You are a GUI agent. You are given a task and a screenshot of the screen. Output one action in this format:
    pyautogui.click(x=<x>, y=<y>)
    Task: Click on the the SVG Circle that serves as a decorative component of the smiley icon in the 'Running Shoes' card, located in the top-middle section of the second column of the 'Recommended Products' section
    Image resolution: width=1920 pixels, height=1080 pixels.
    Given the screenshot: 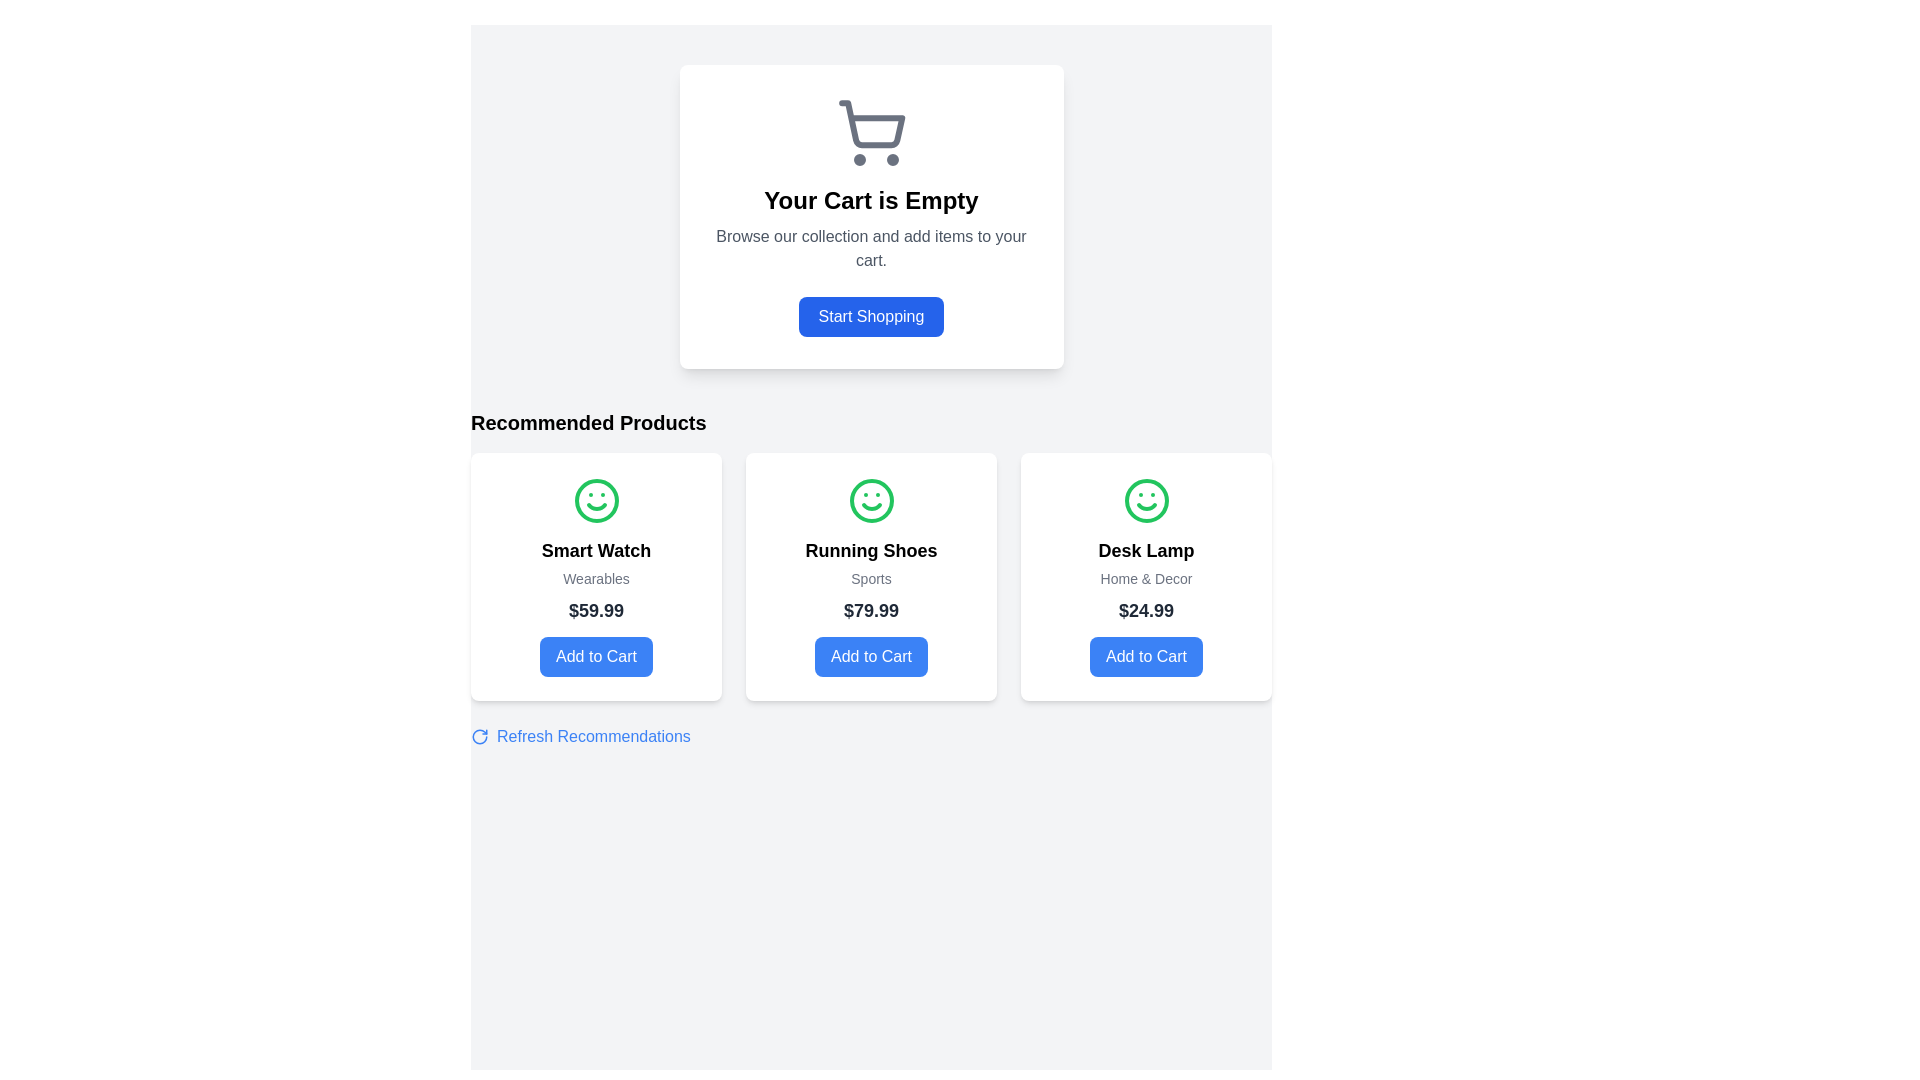 What is the action you would take?
    pyautogui.click(x=871, y=500)
    